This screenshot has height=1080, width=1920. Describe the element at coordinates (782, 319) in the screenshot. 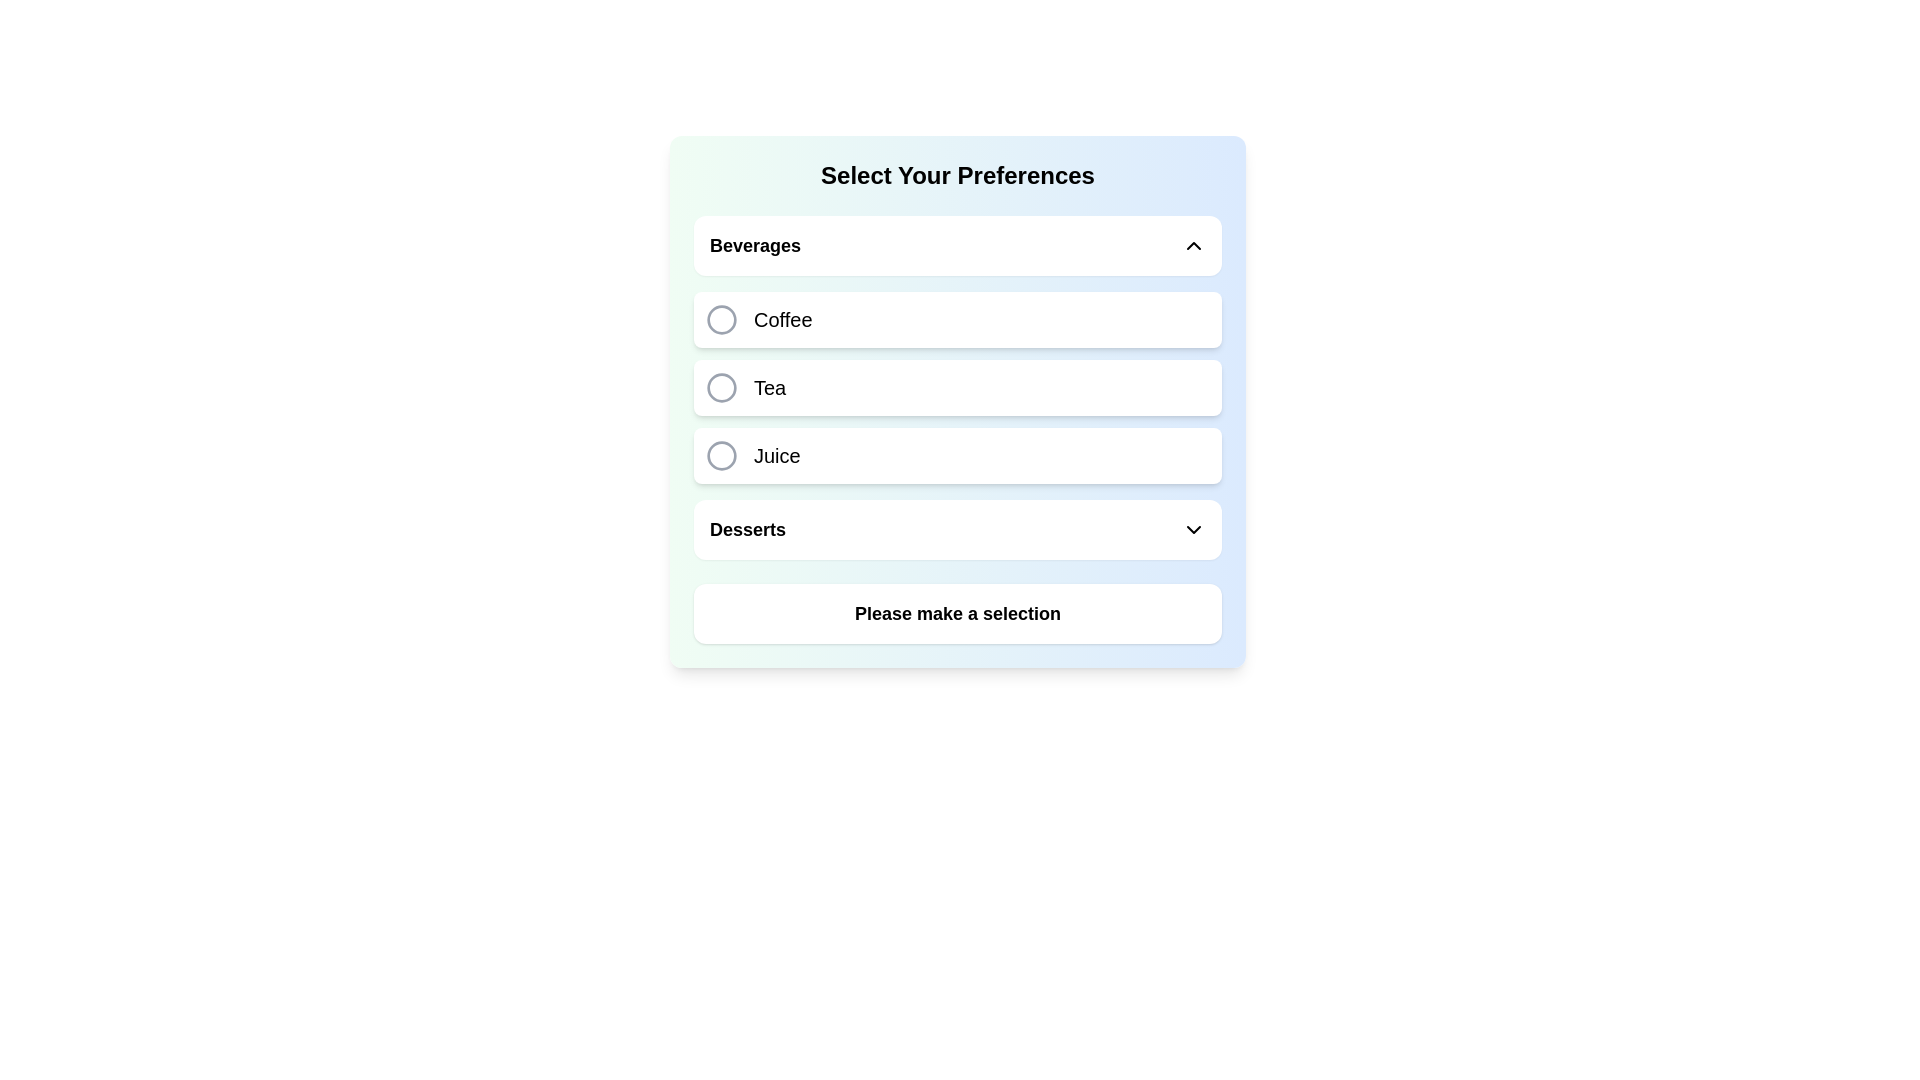

I see `the 'Coffee' label in the Beverages section, which is a title or option label displayed in a larger font size and medium weight, located in the second row to the right of a radio button` at that location.